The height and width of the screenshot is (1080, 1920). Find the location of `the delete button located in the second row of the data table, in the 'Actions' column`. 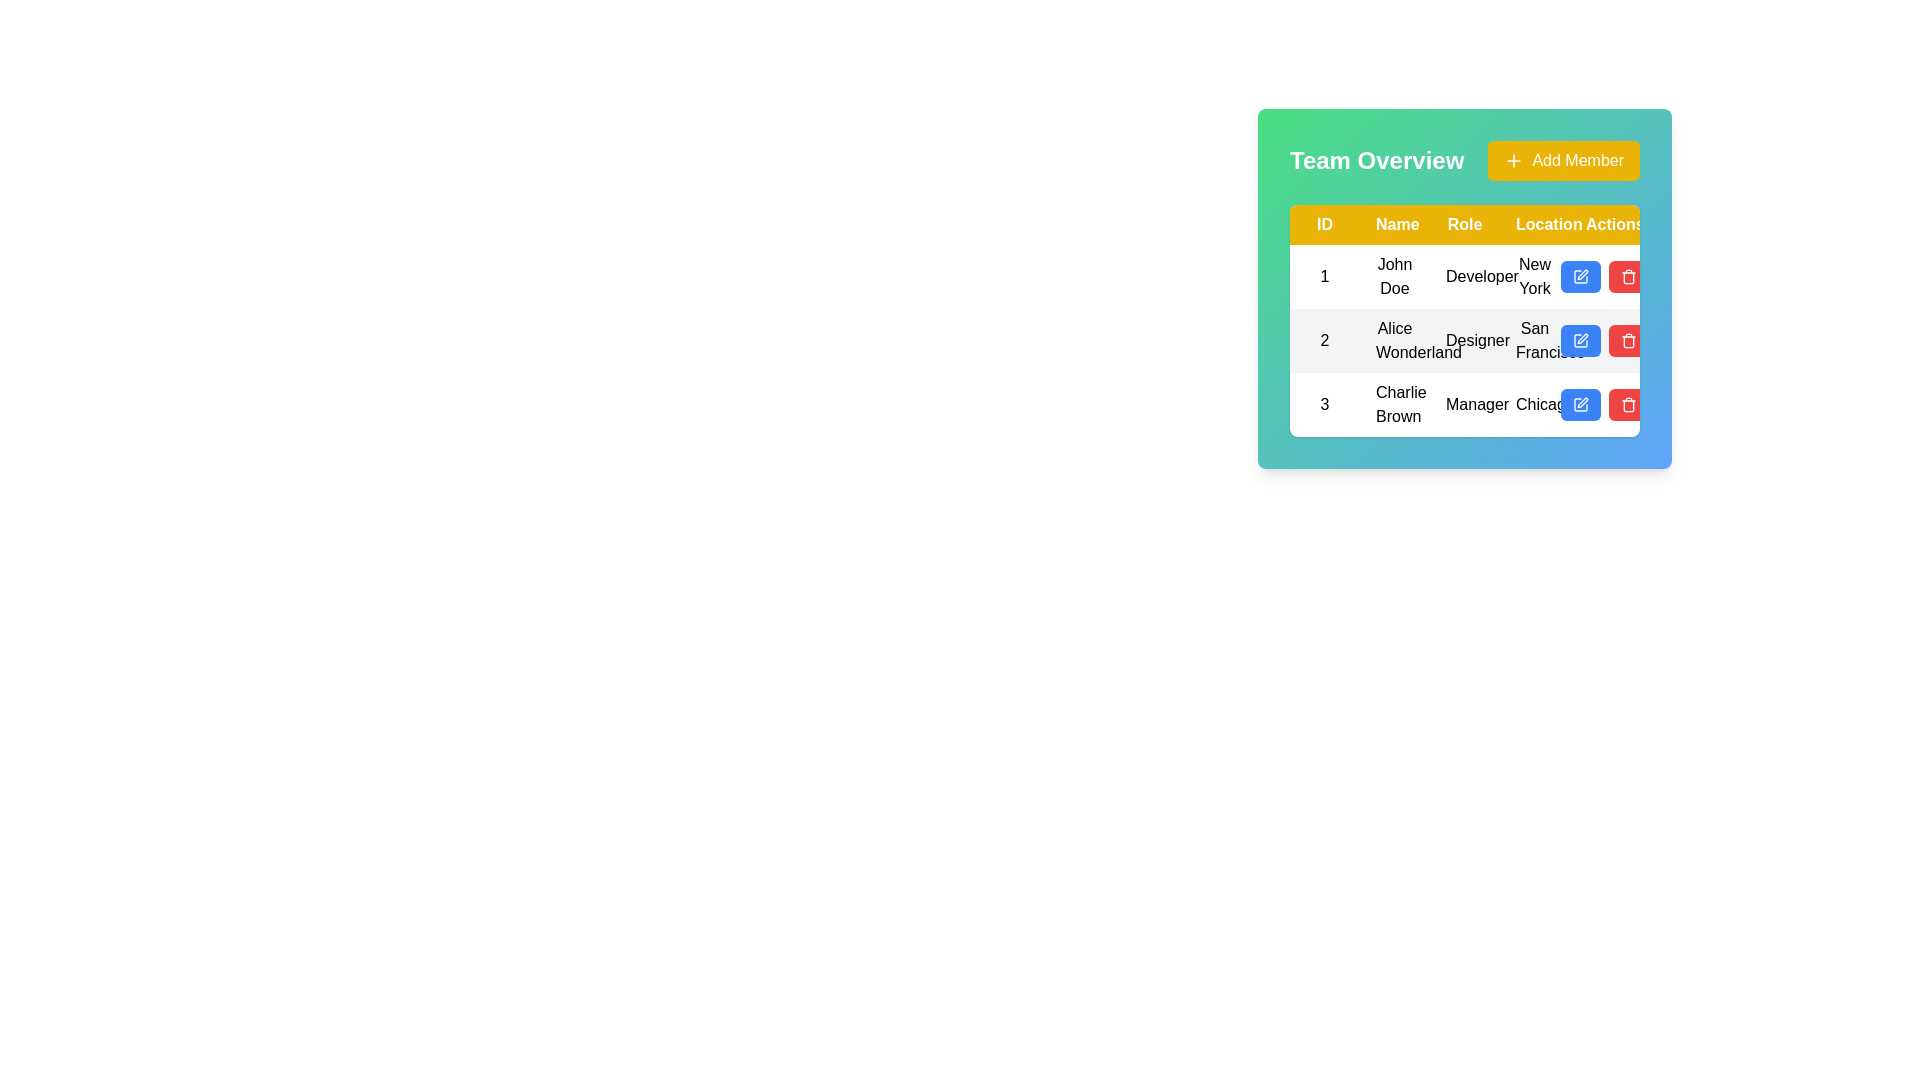

the delete button located in the second row of the data table, in the 'Actions' column is located at coordinates (1628, 339).